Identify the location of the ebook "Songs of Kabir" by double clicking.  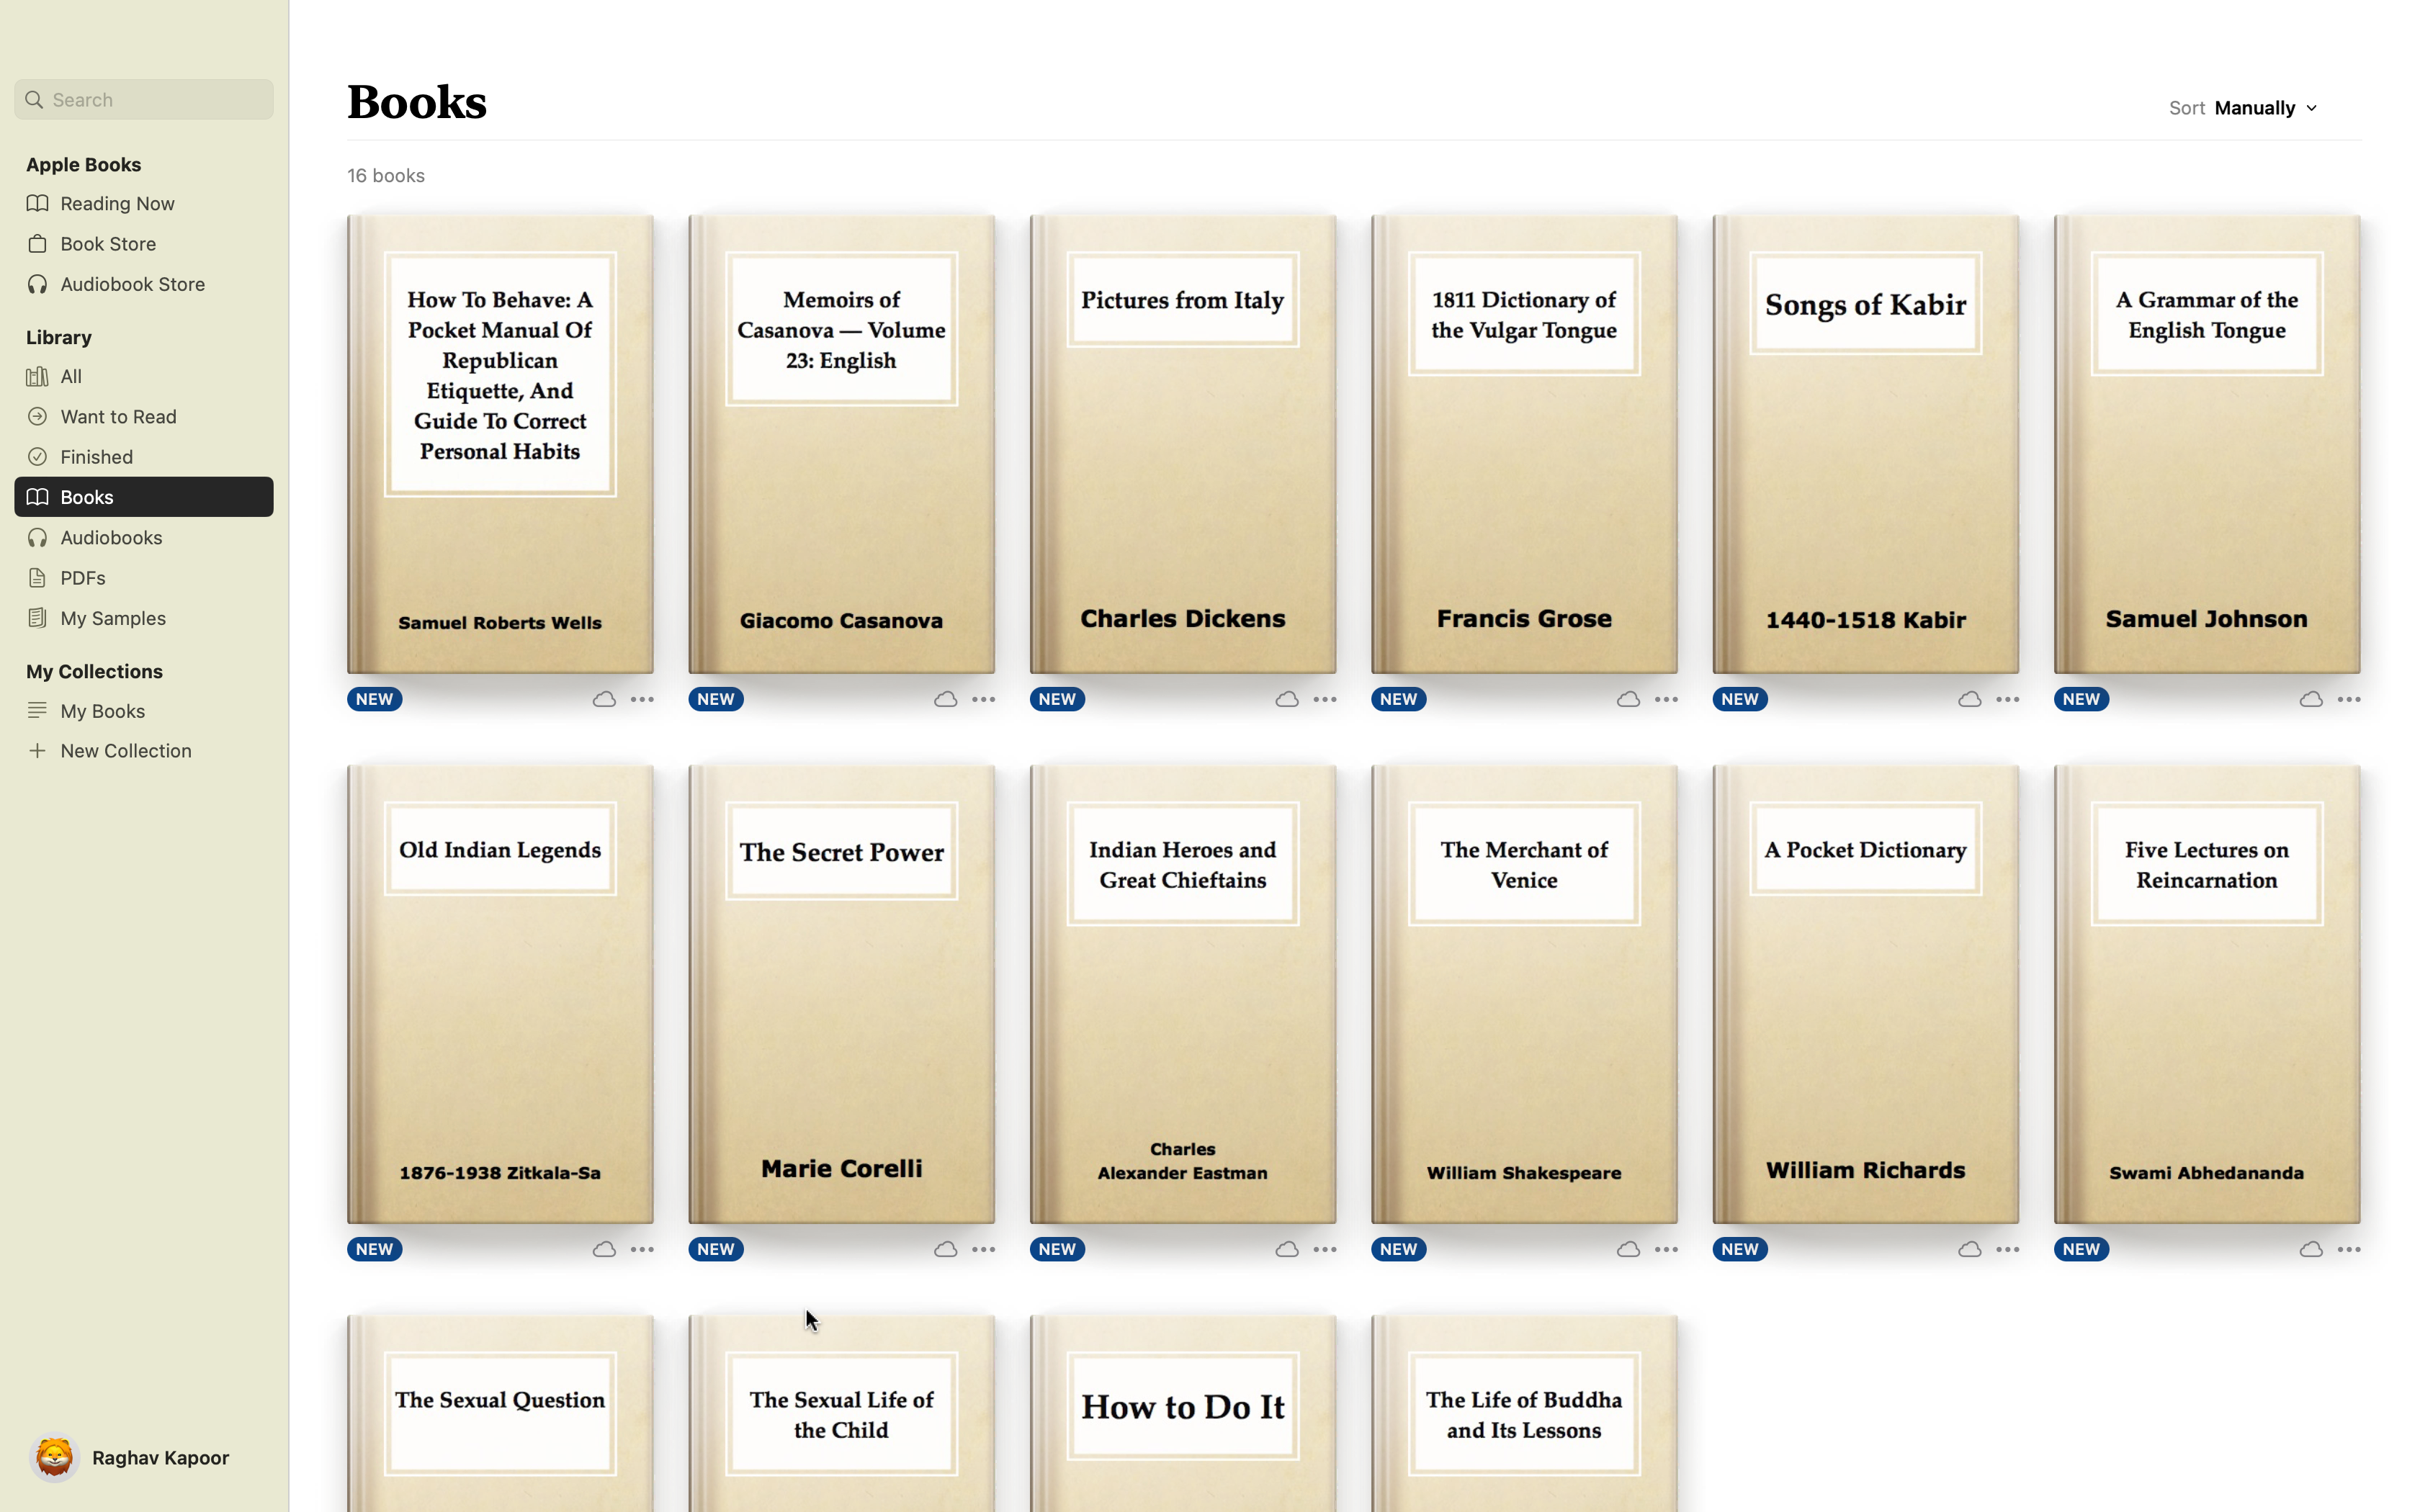
(1865, 444).